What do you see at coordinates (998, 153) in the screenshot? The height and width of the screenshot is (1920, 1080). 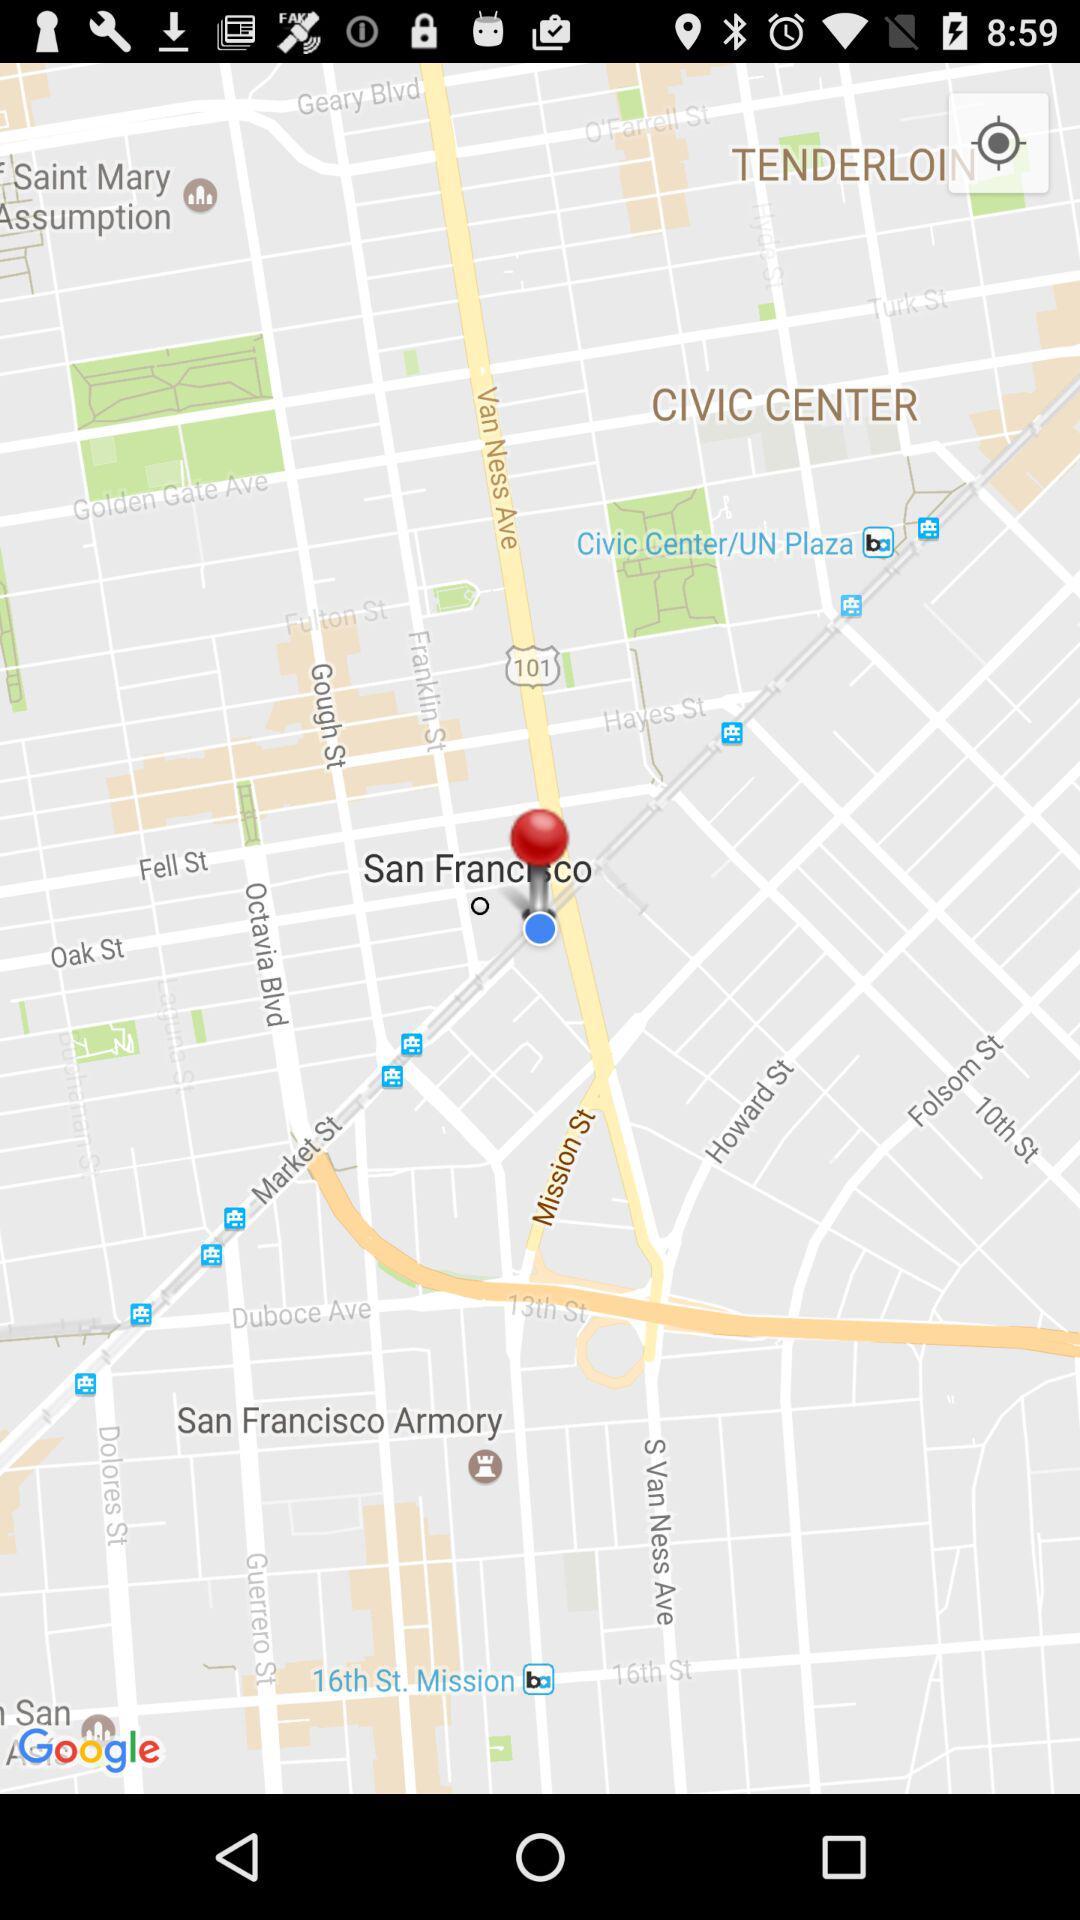 I see `the location_crosshair icon` at bounding box center [998, 153].